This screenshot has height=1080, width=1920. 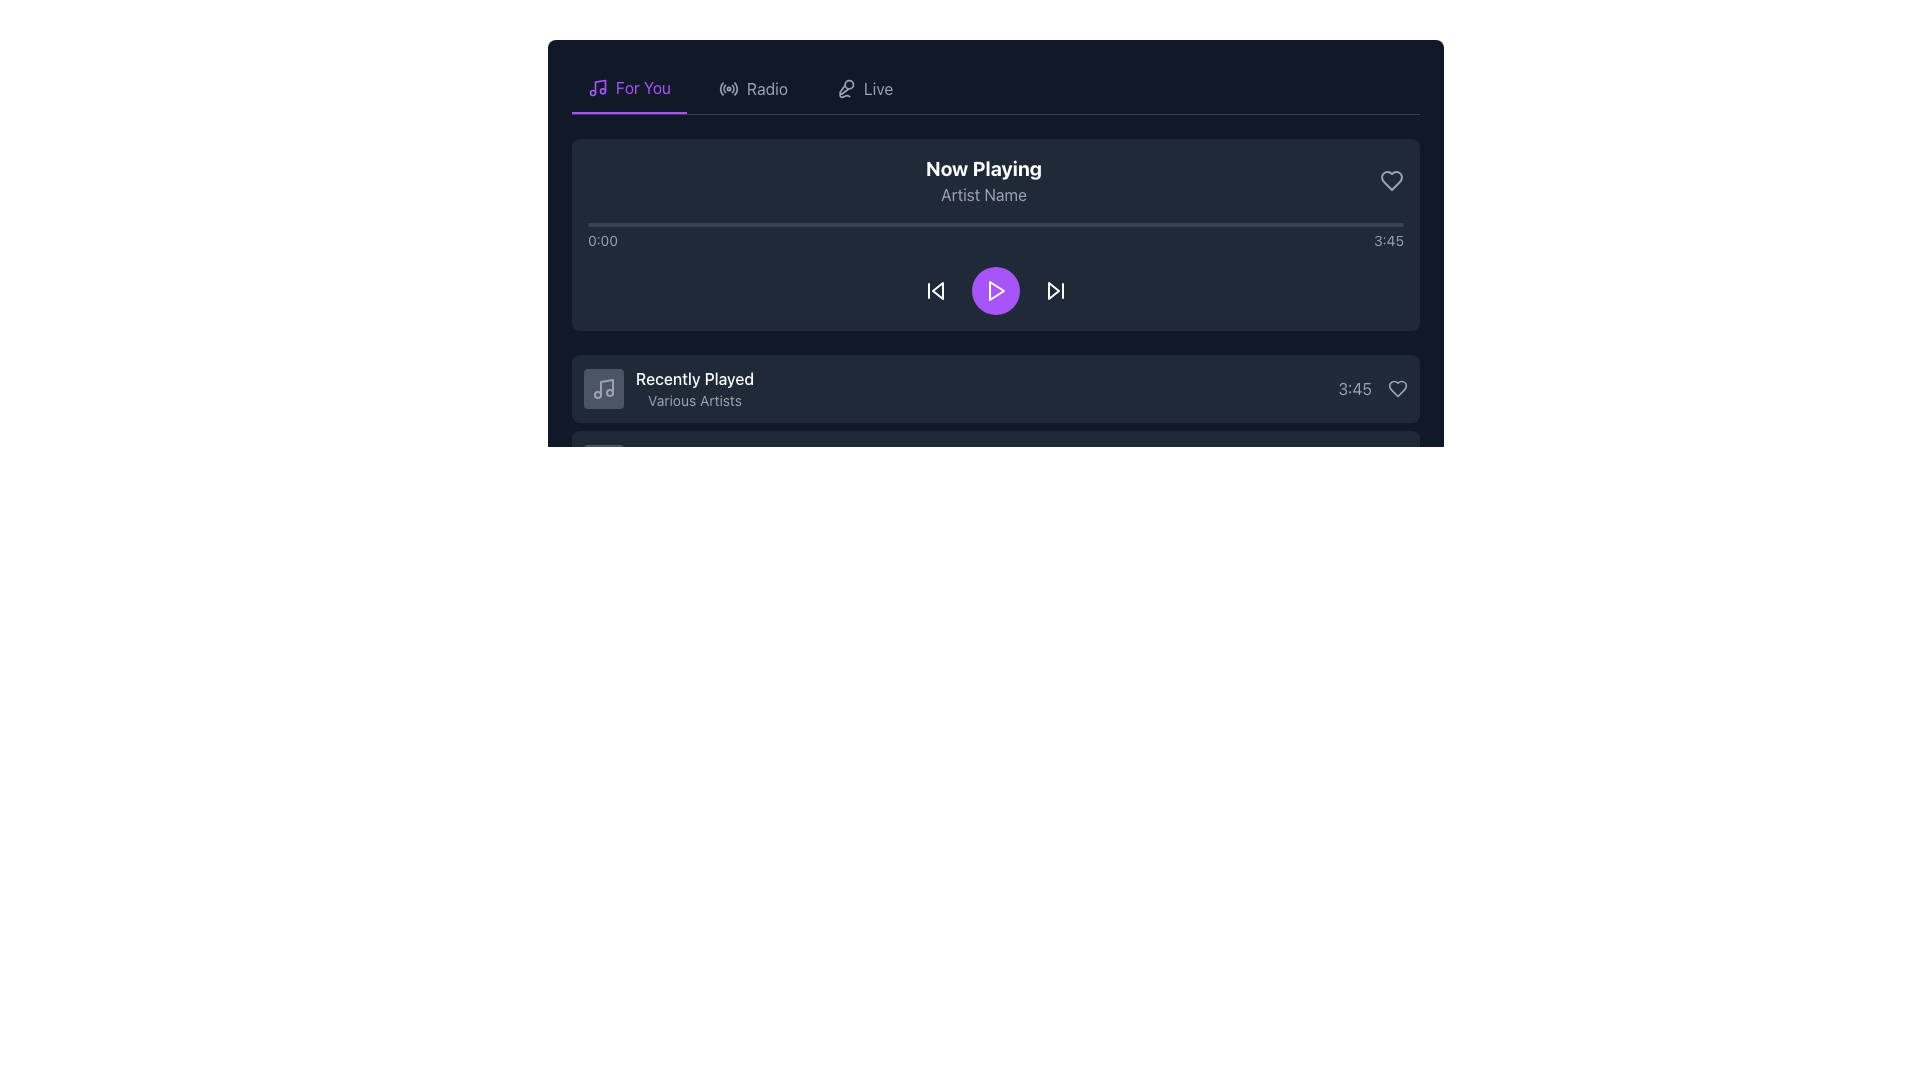 I want to click on the 'Radio' button in the navigation bar, so click(x=752, y=87).